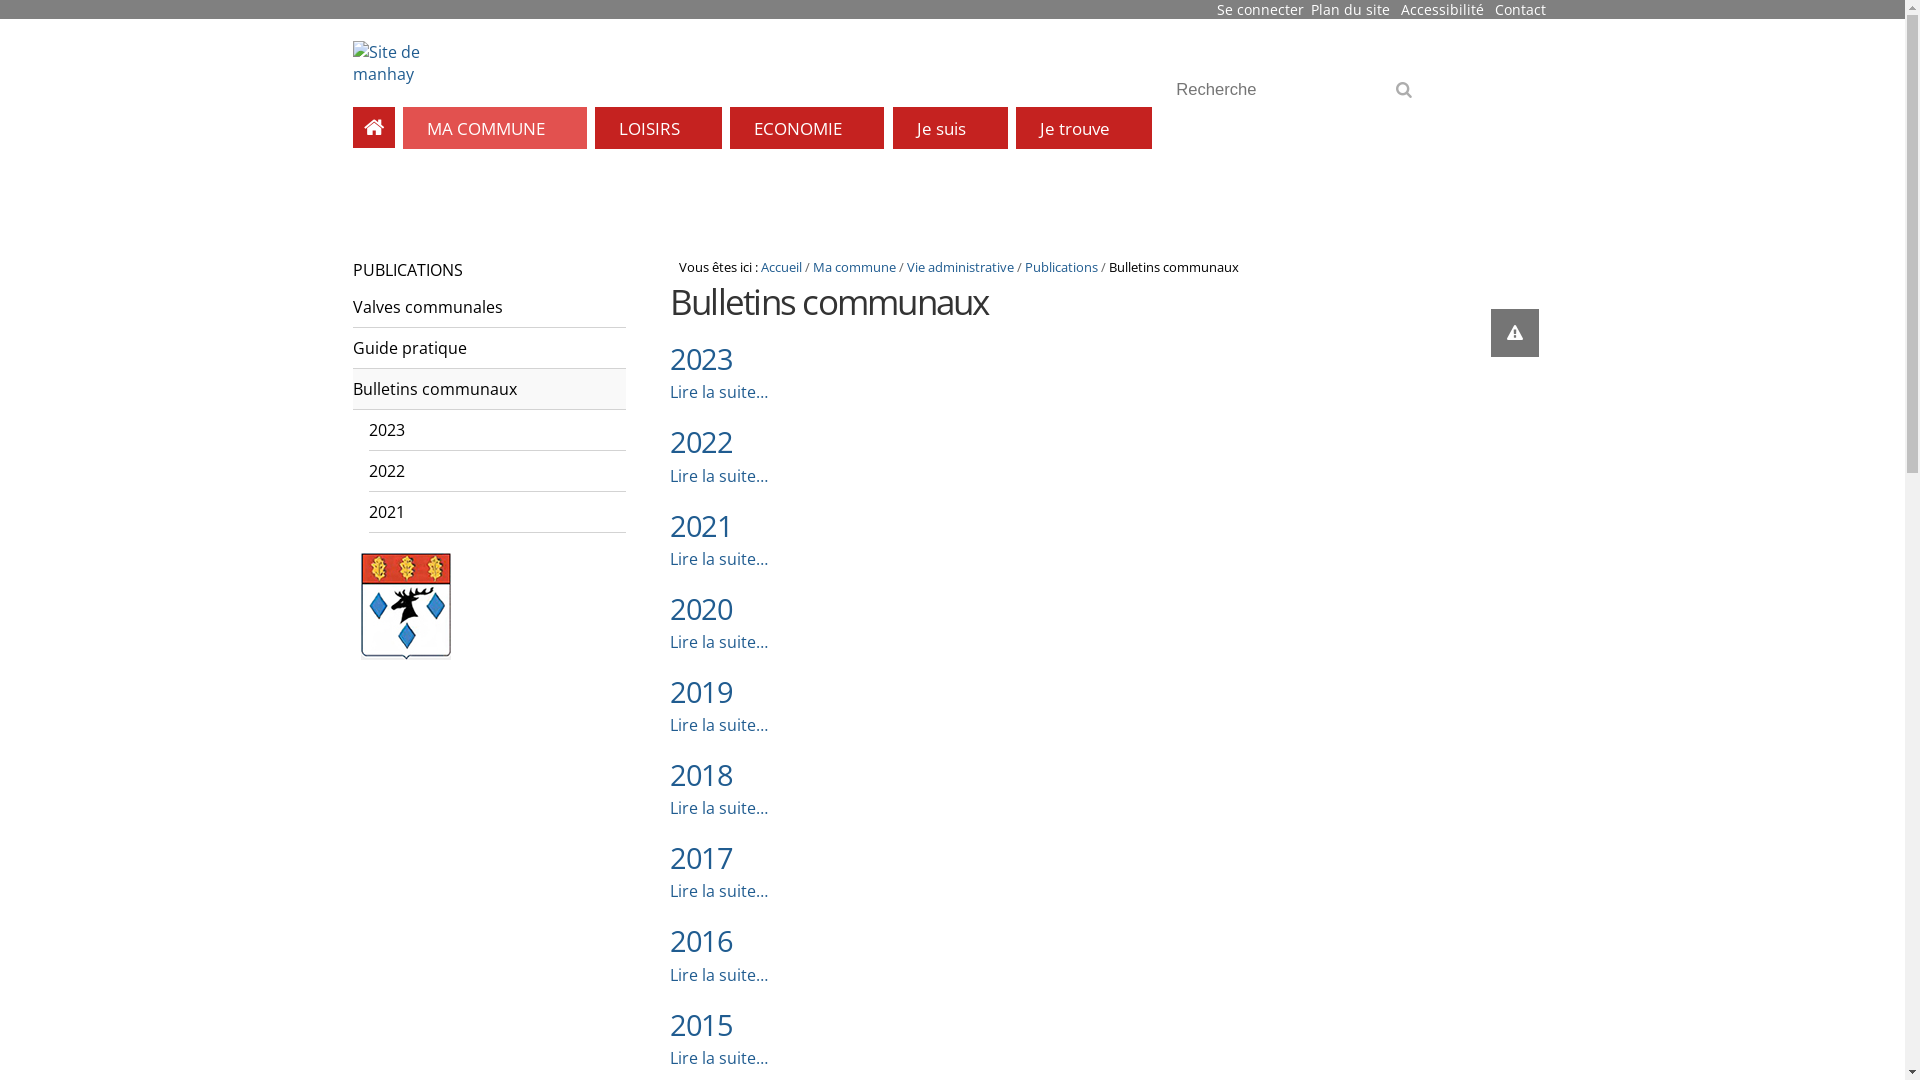 The image size is (1920, 1080). What do you see at coordinates (806, 127) in the screenshot?
I see `'ECONOMIE'` at bounding box center [806, 127].